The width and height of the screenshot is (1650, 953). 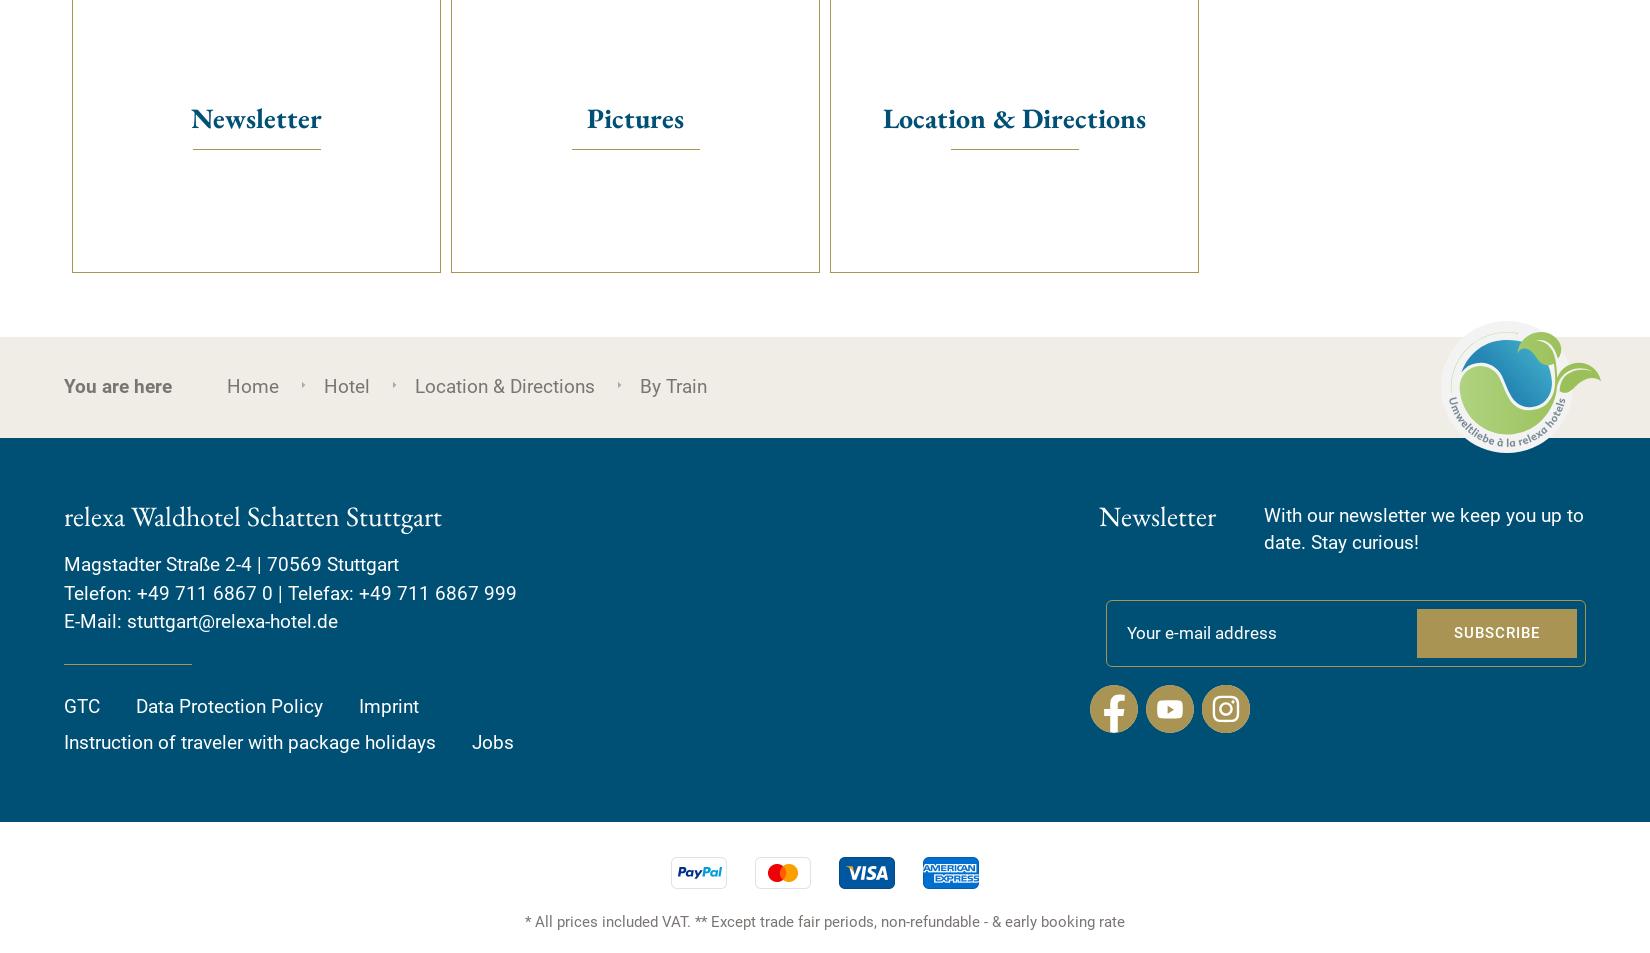 What do you see at coordinates (389, 705) in the screenshot?
I see `'Imprint'` at bounding box center [389, 705].